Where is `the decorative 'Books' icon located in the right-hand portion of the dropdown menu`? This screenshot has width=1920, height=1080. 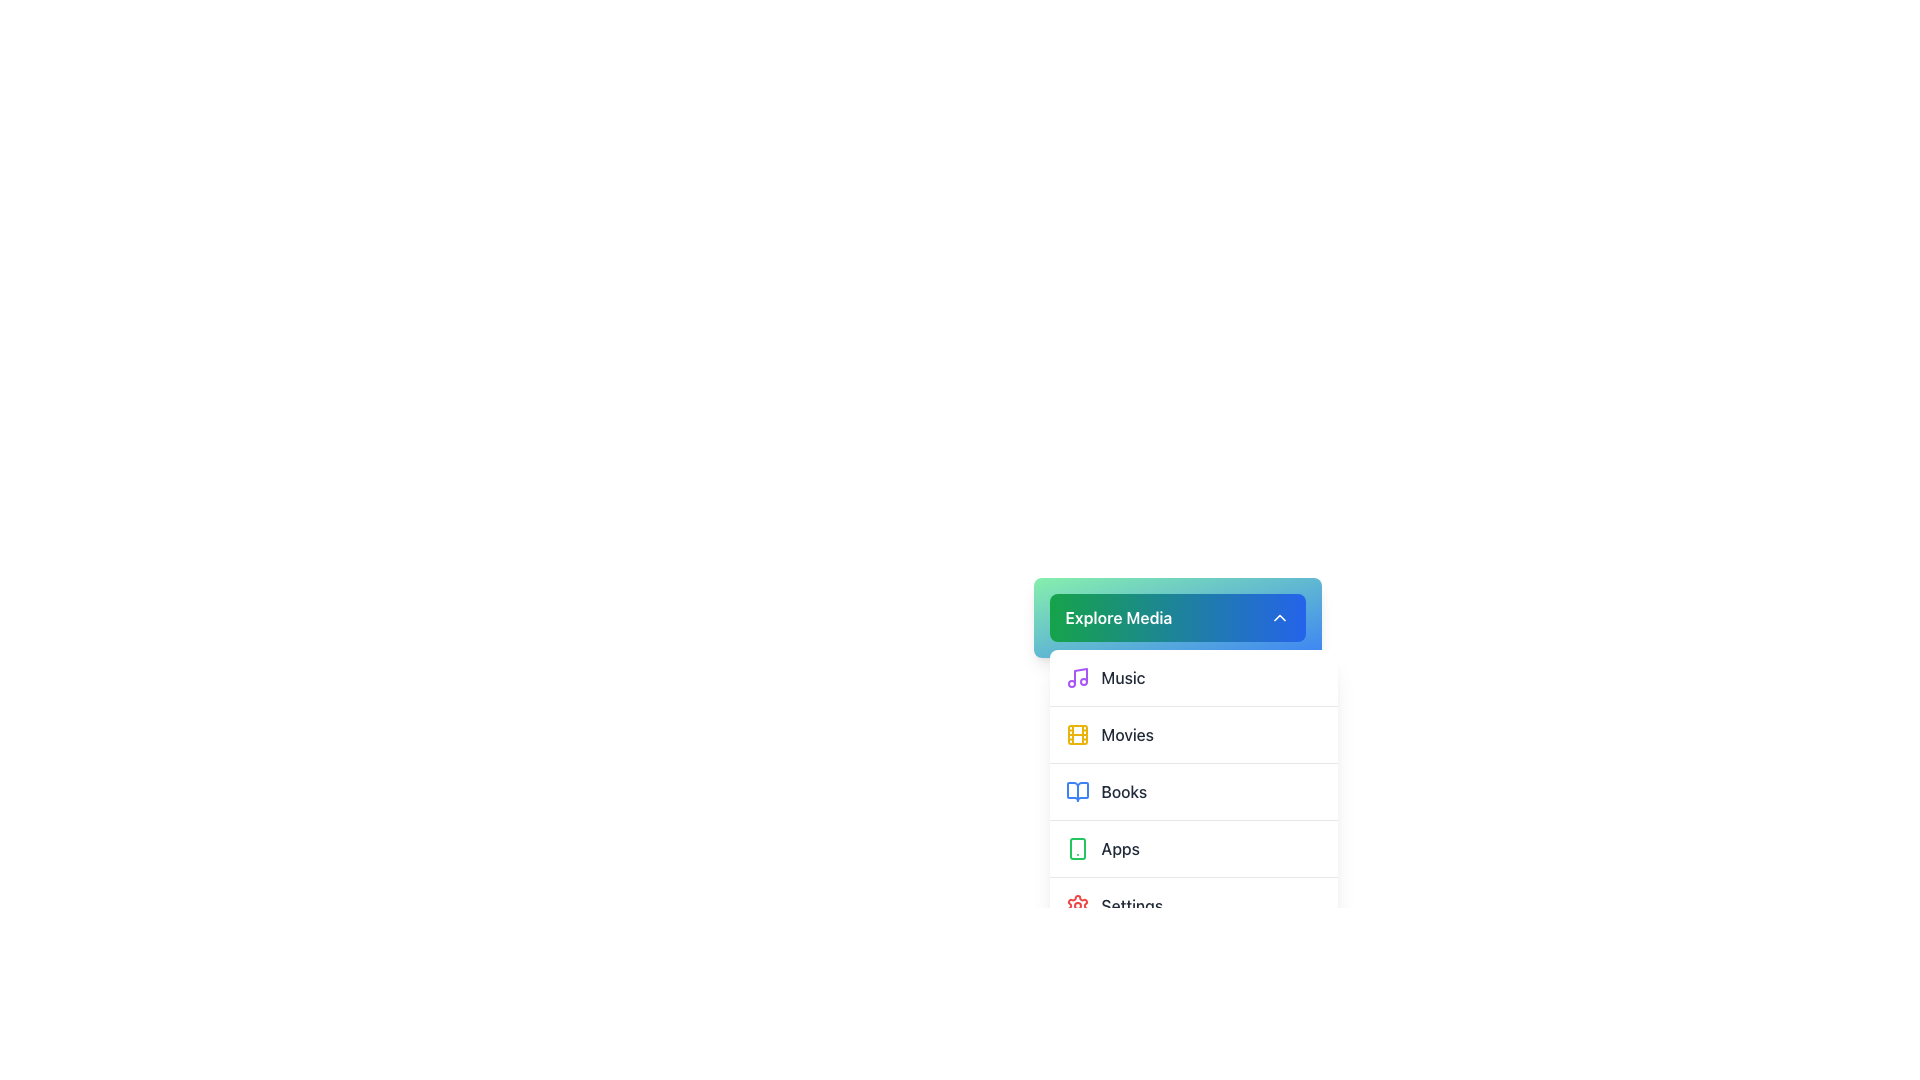 the decorative 'Books' icon located in the right-hand portion of the dropdown menu is located at coordinates (1076, 790).